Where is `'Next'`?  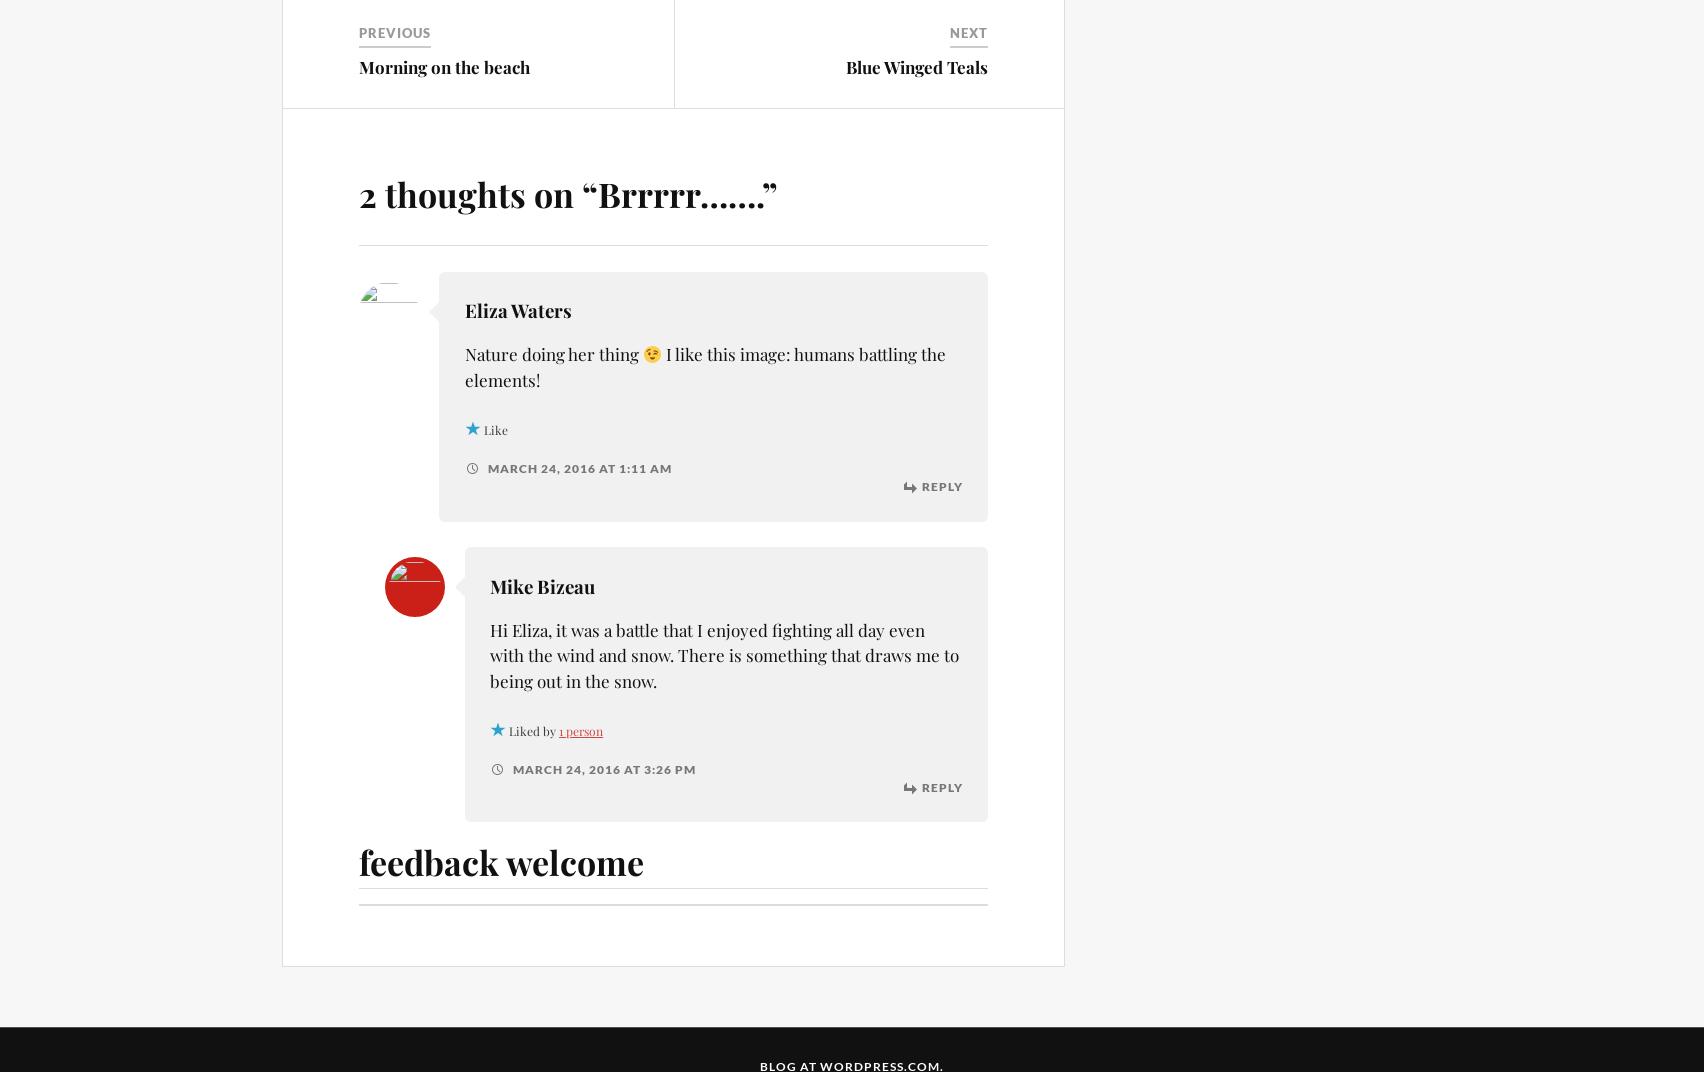 'Next' is located at coordinates (969, 32).